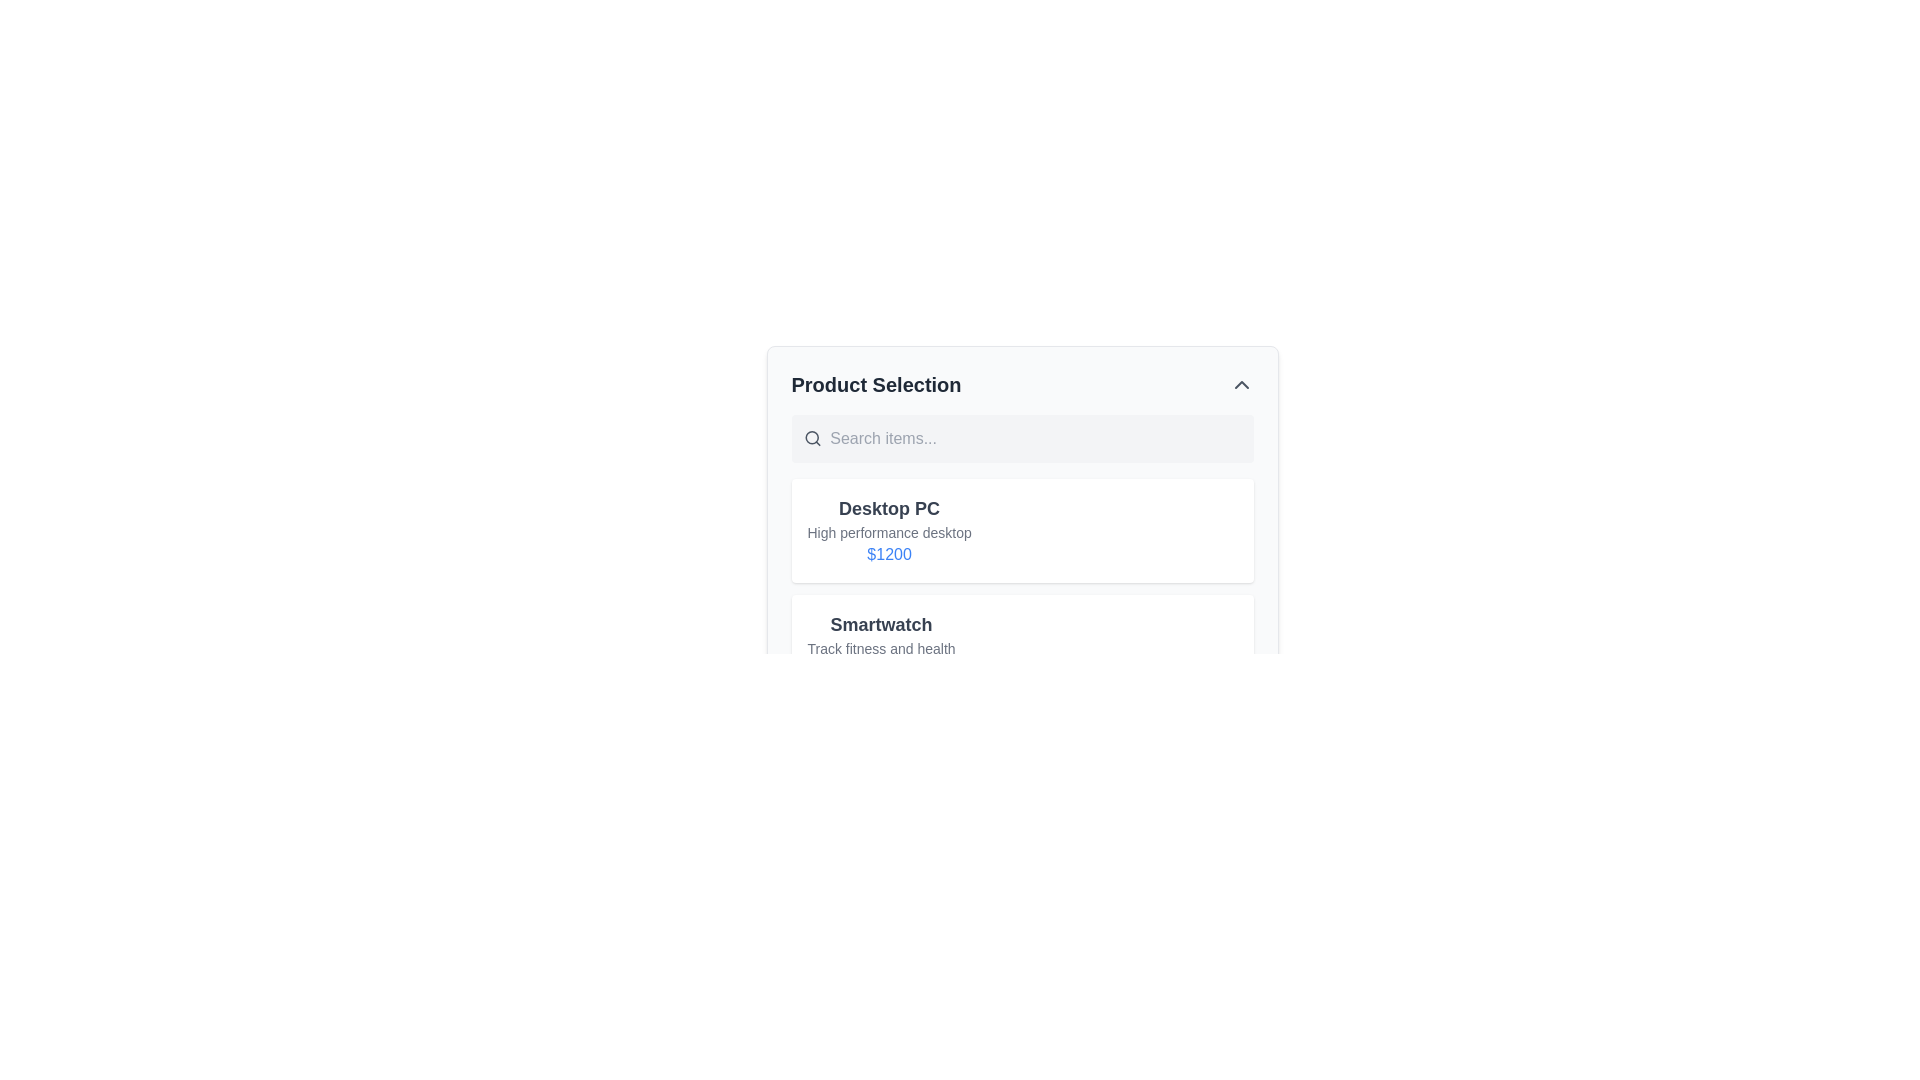 The image size is (1920, 1080). What do you see at coordinates (880, 671) in the screenshot?
I see `the price text element displaying '$350' located below the product description in the Smartwatch section` at bounding box center [880, 671].